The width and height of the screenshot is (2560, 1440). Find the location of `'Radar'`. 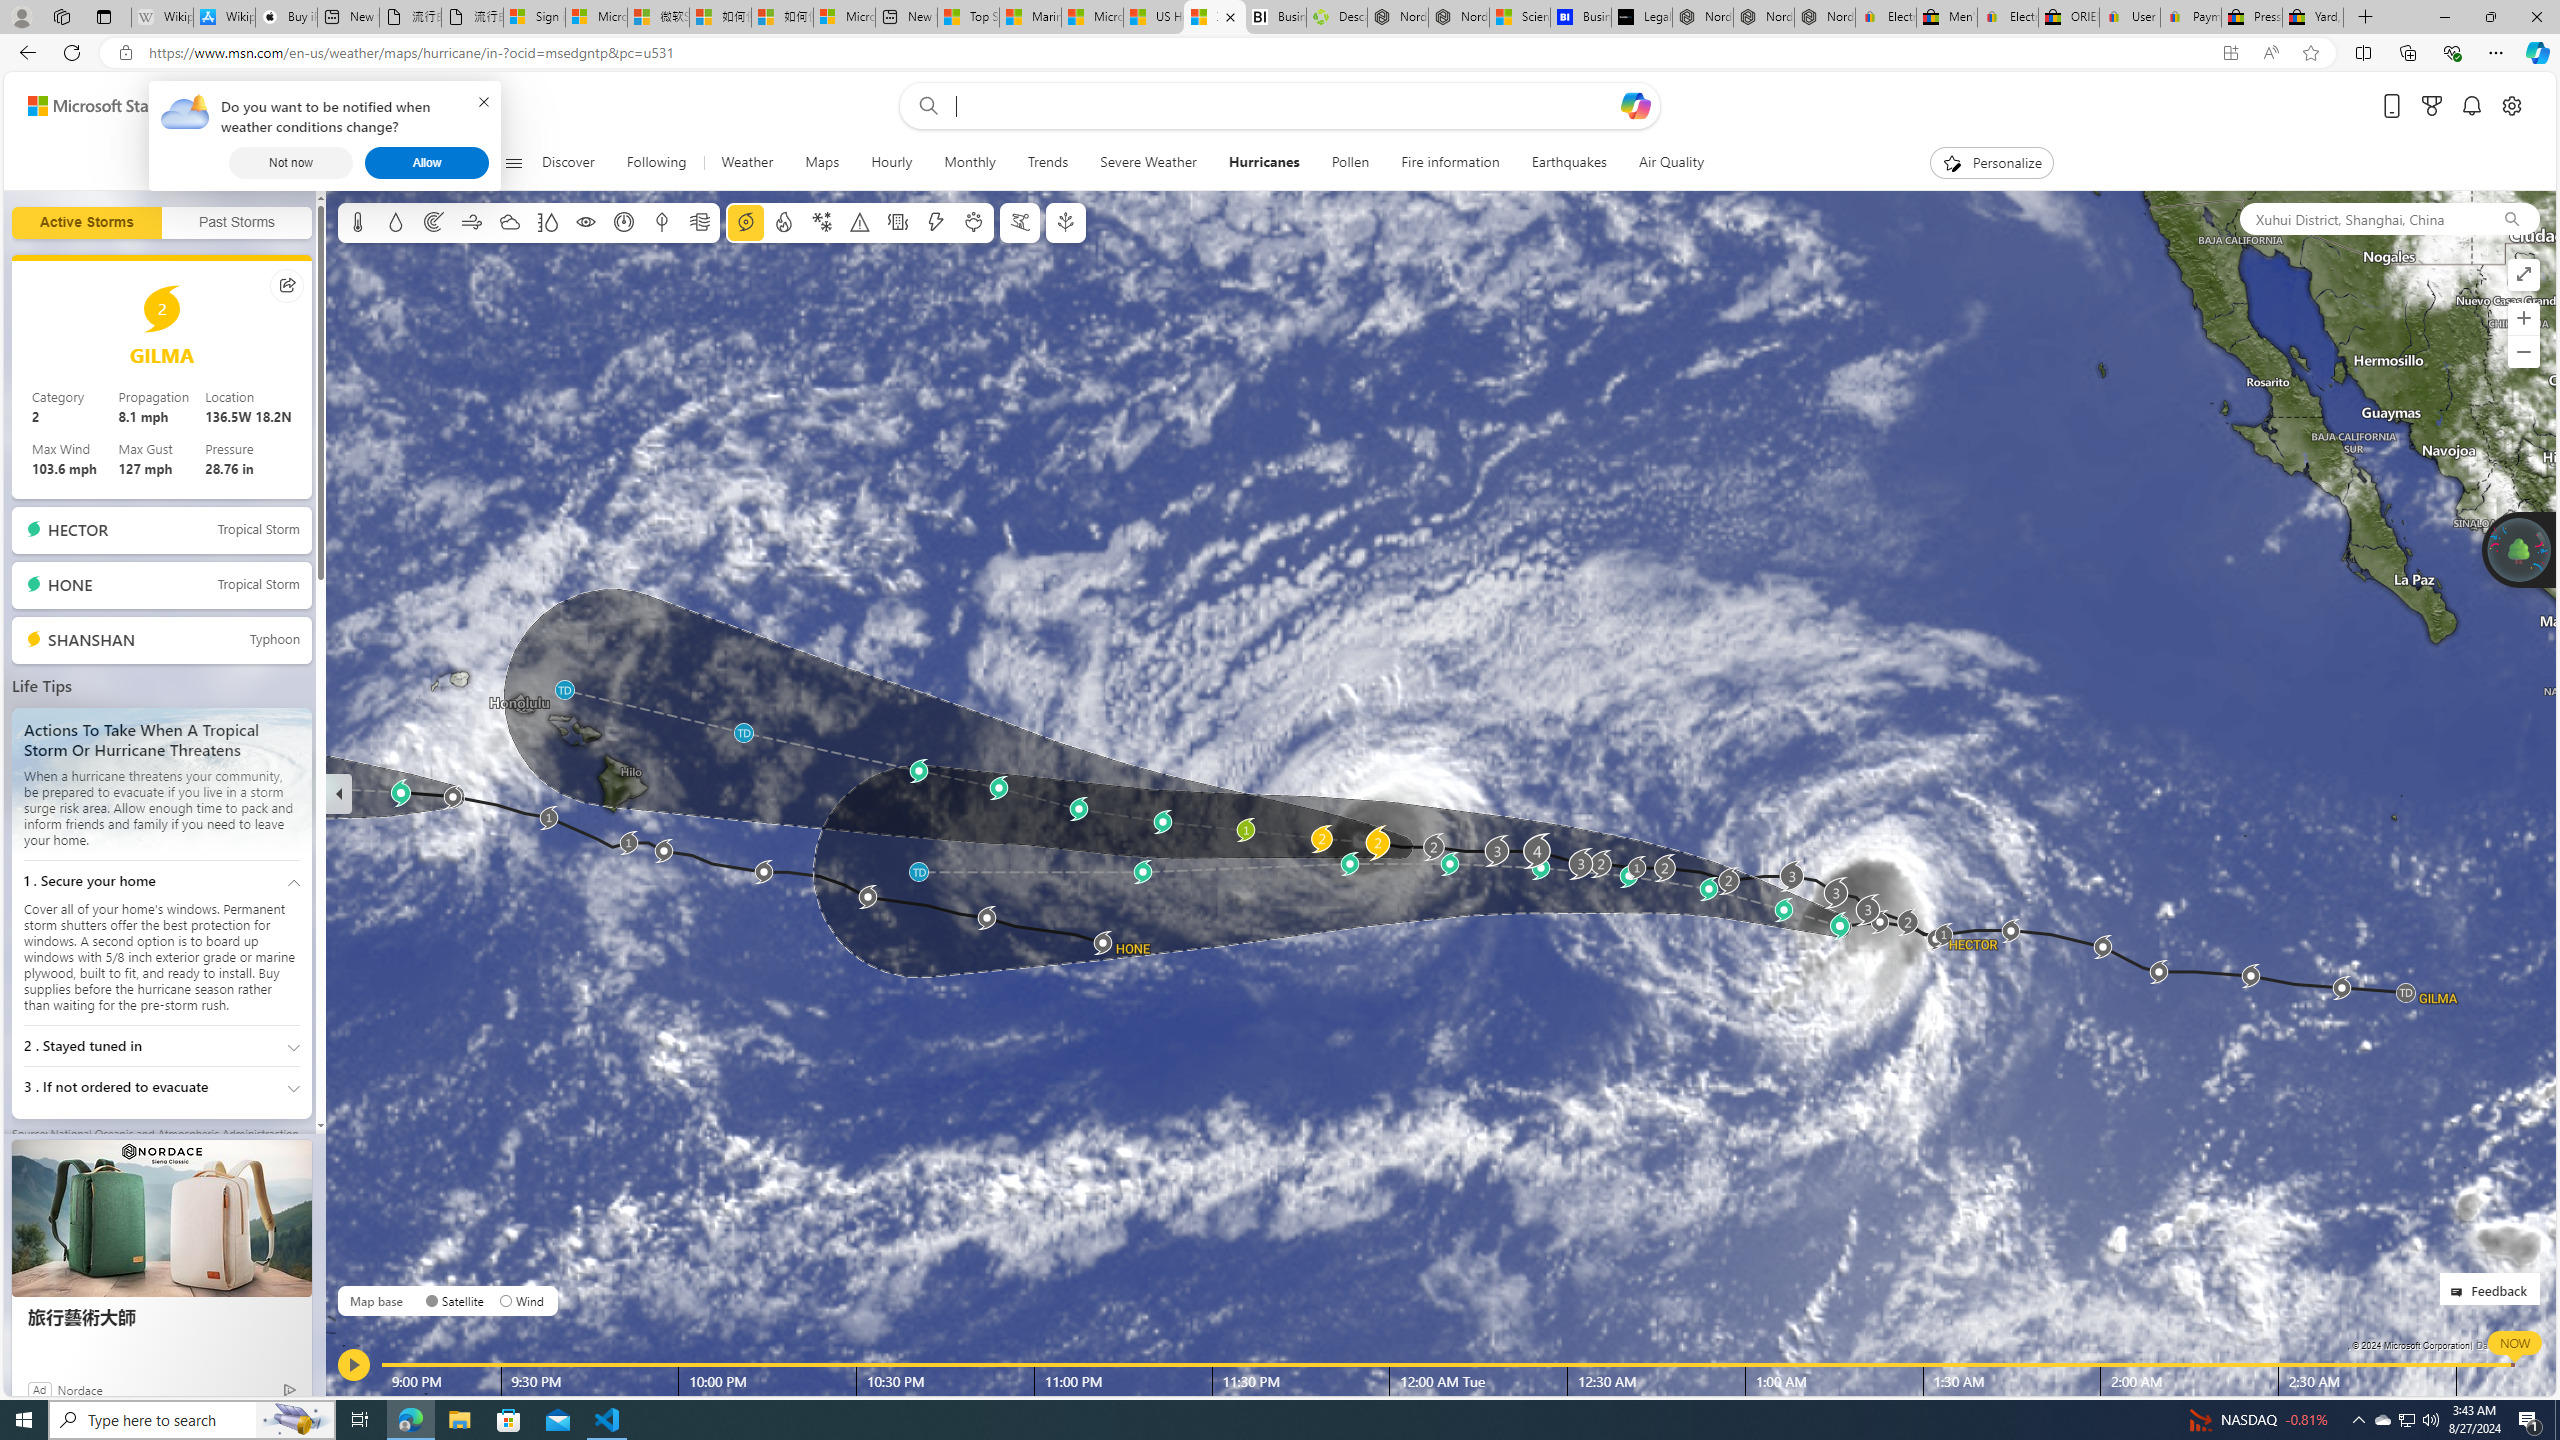

'Radar' is located at coordinates (432, 222).